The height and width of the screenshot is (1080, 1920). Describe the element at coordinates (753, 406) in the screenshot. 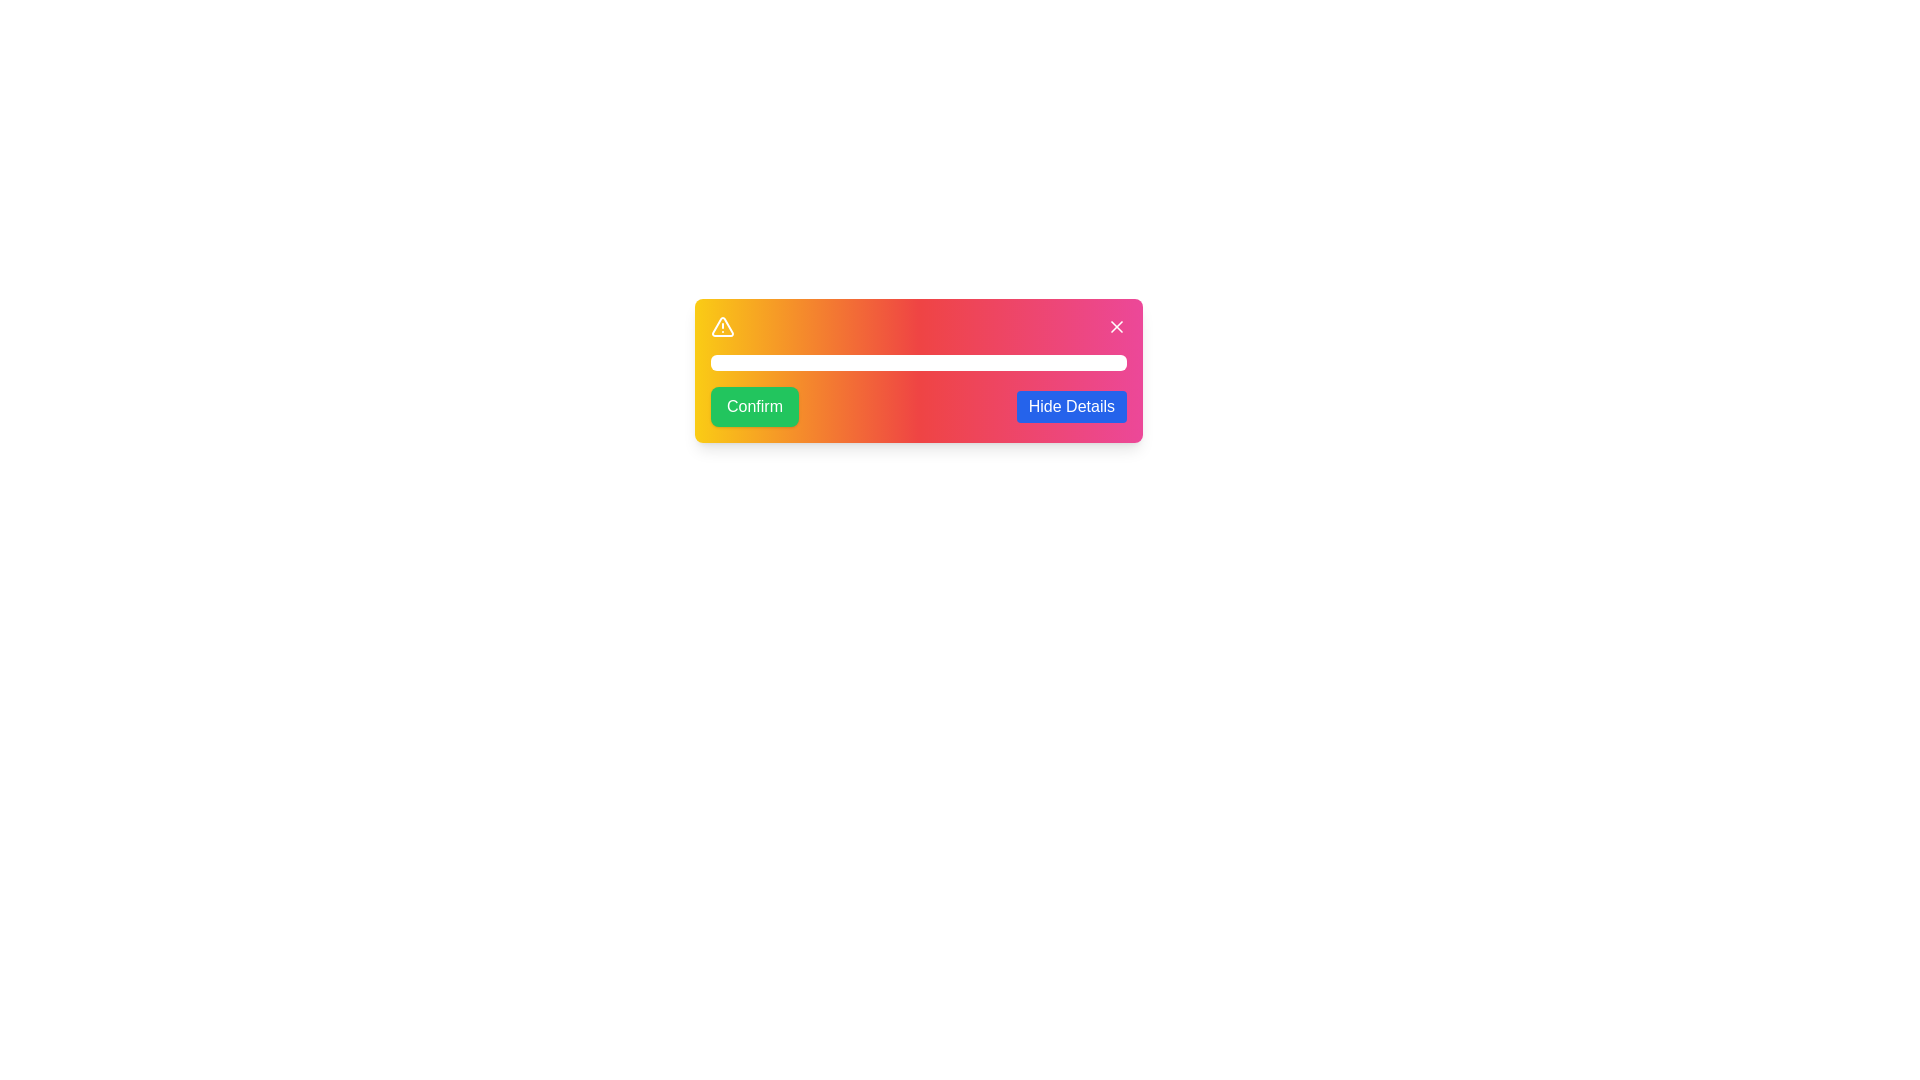

I see `the 'Confirm' button, which is a rectangular button with a green background and white text` at that location.